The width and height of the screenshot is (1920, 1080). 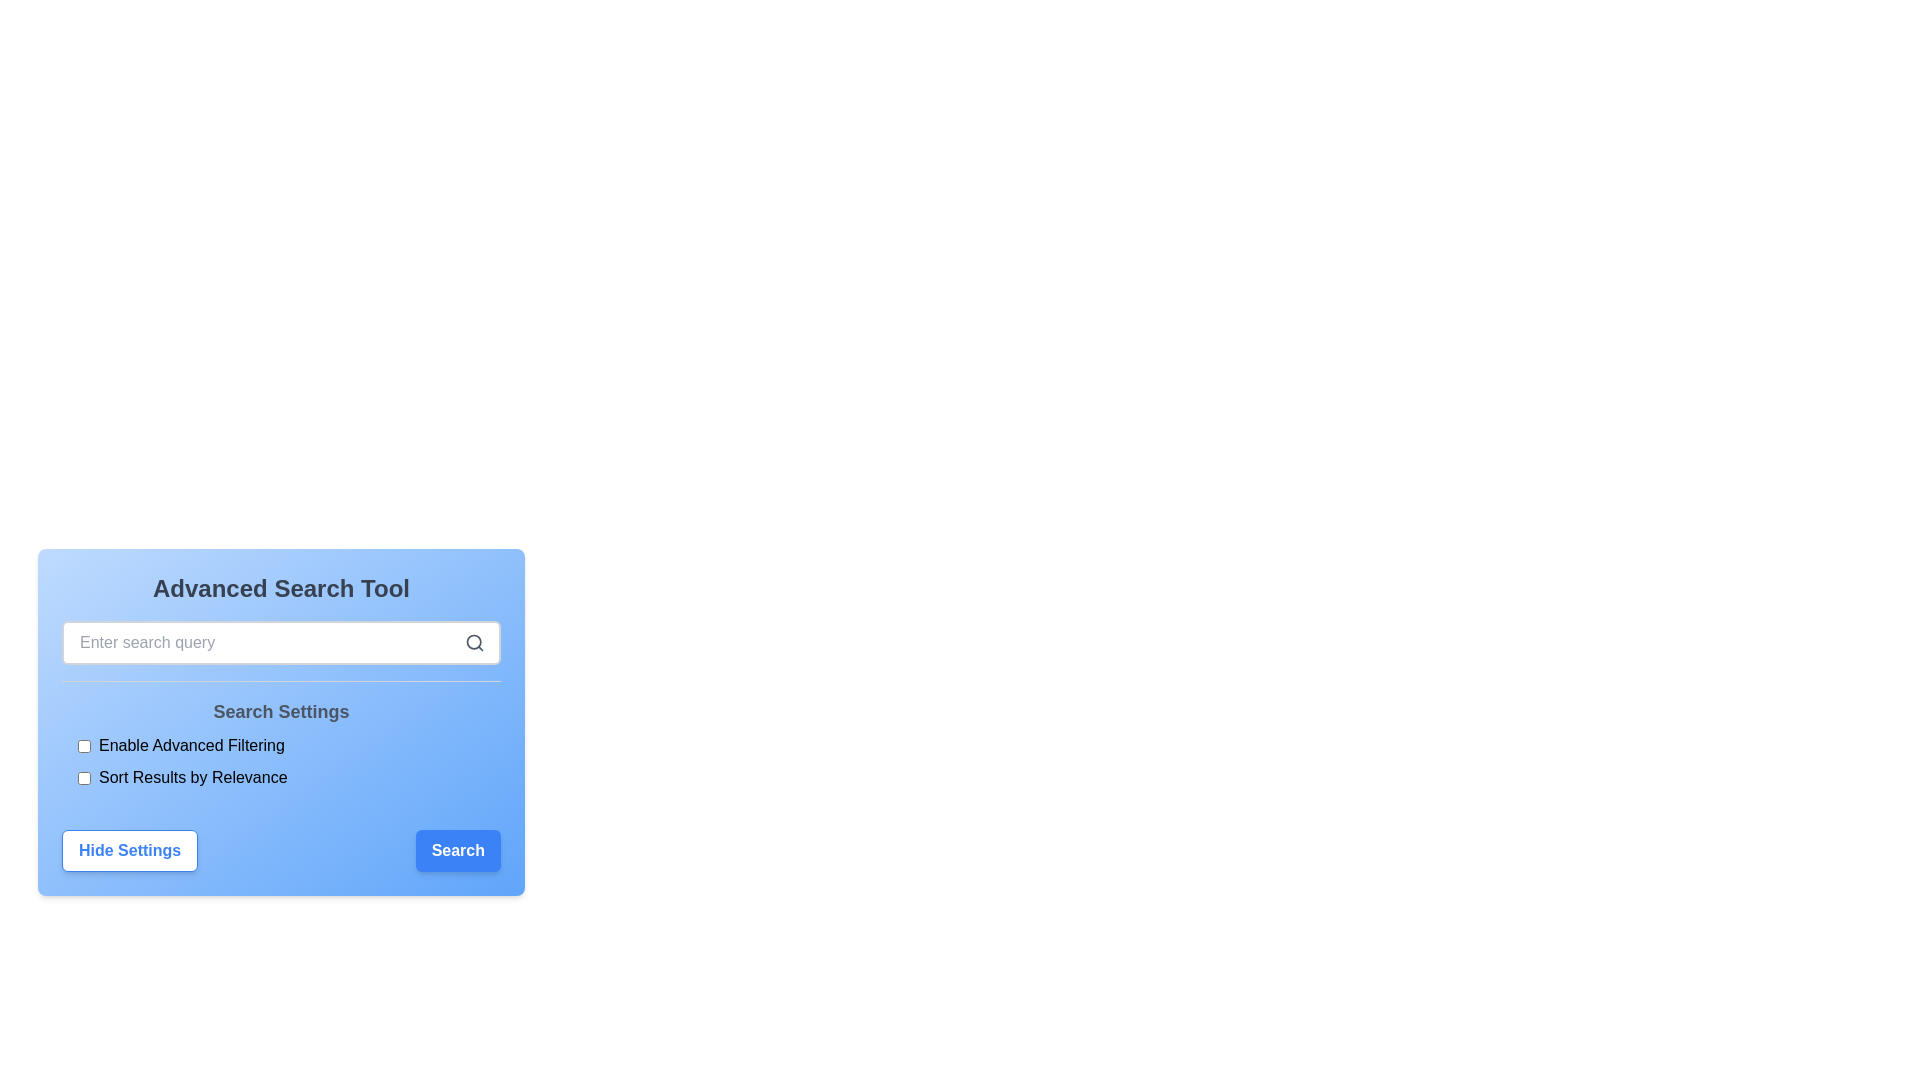 What do you see at coordinates (192, 745) in the screenshot?
I see `the 'Enable Advanced Filtering' text label located in the 'Search Settings' section, which is styled in black font and positioned beside a checkbox` at bounding box center [192, 745].